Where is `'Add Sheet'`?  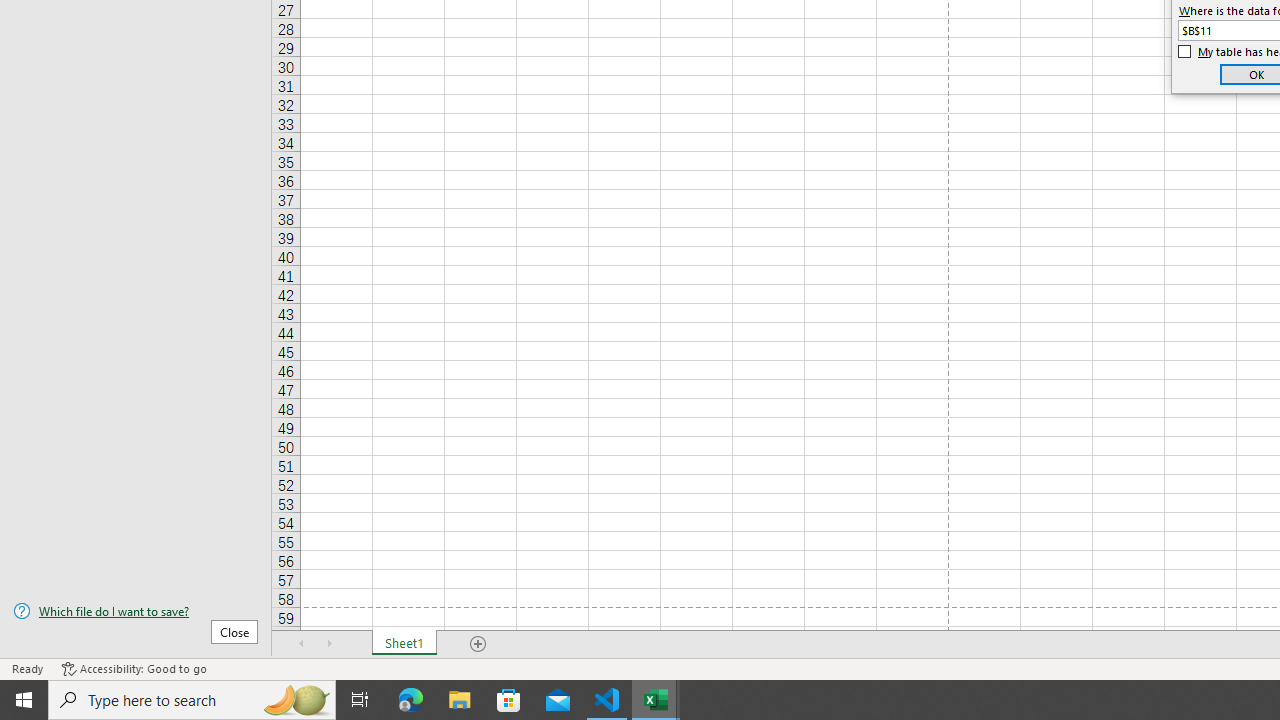 'Add Sheet' is located at coordinates (477, 644).